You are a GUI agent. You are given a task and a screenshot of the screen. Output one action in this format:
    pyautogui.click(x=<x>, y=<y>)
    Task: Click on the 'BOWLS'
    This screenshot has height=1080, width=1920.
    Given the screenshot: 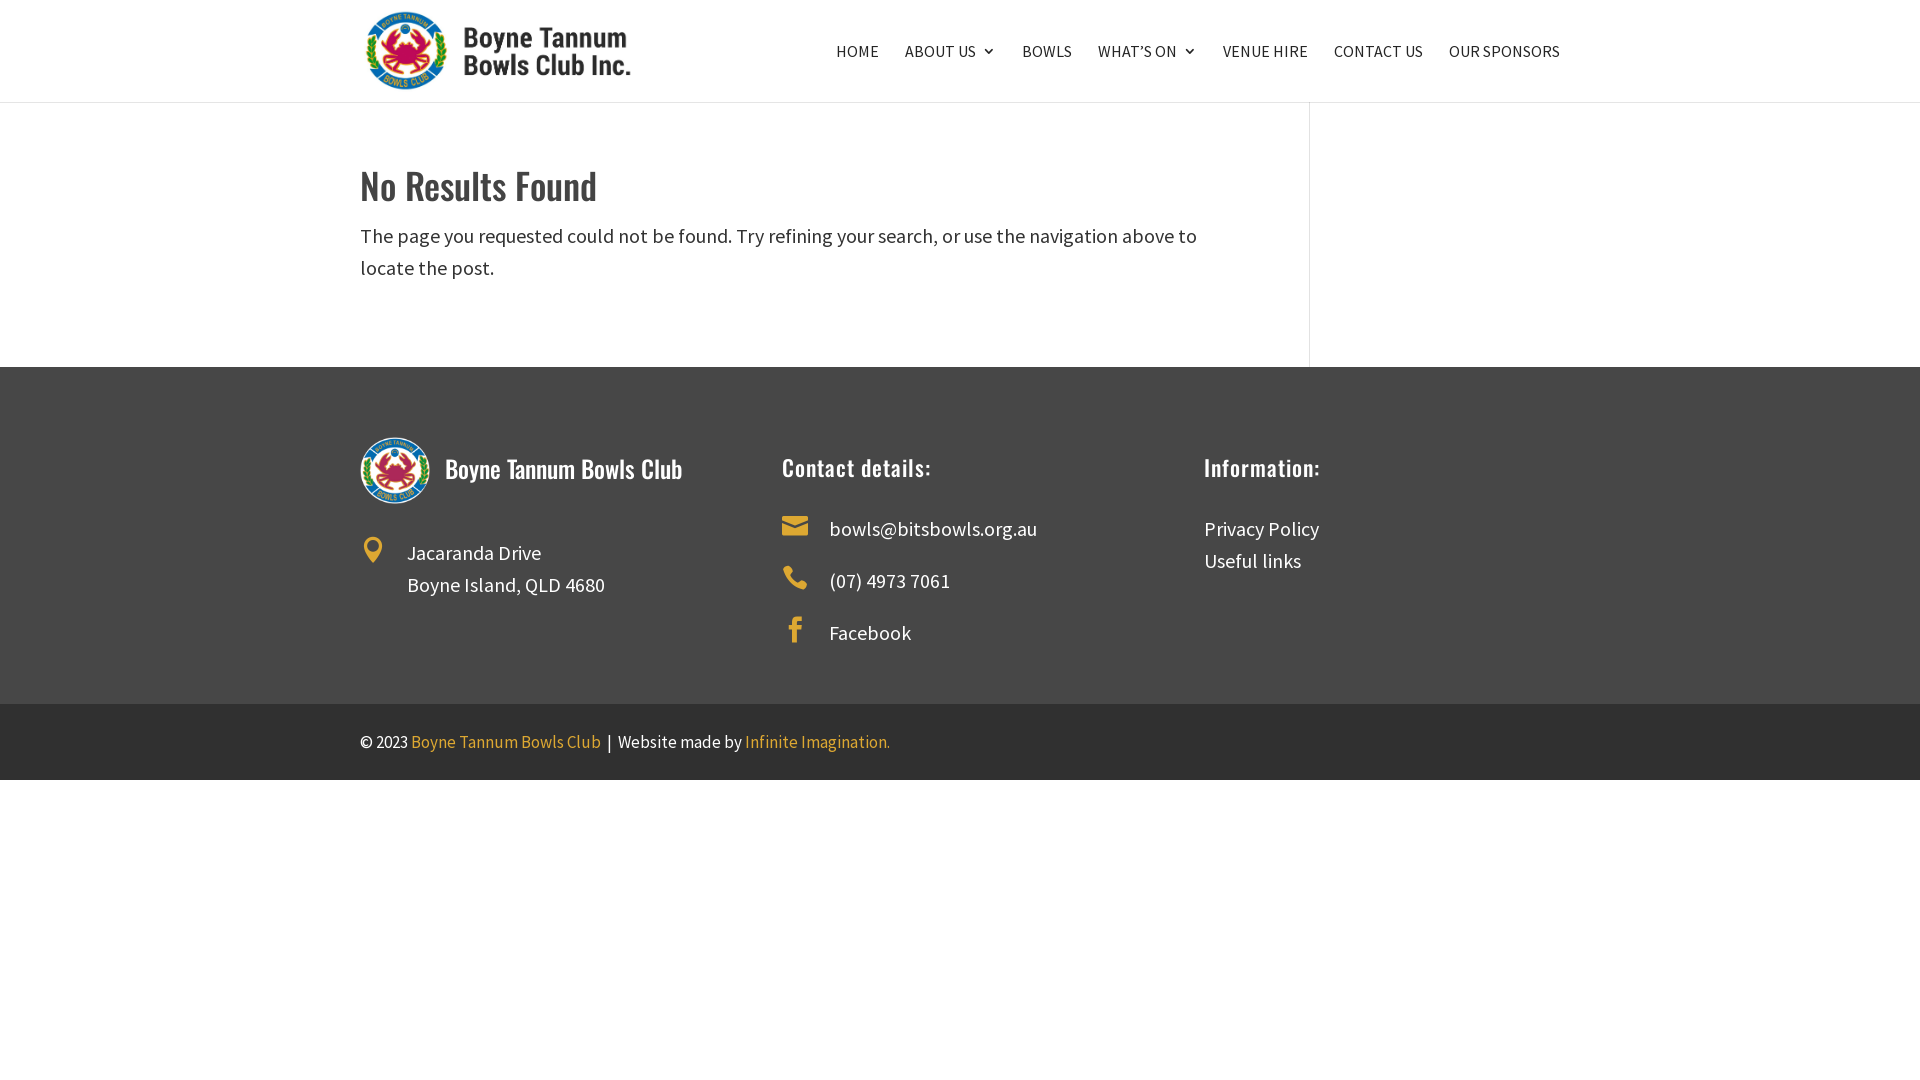 What is the action you would take?
    pyautogui.click(x=1022, y=72)
    